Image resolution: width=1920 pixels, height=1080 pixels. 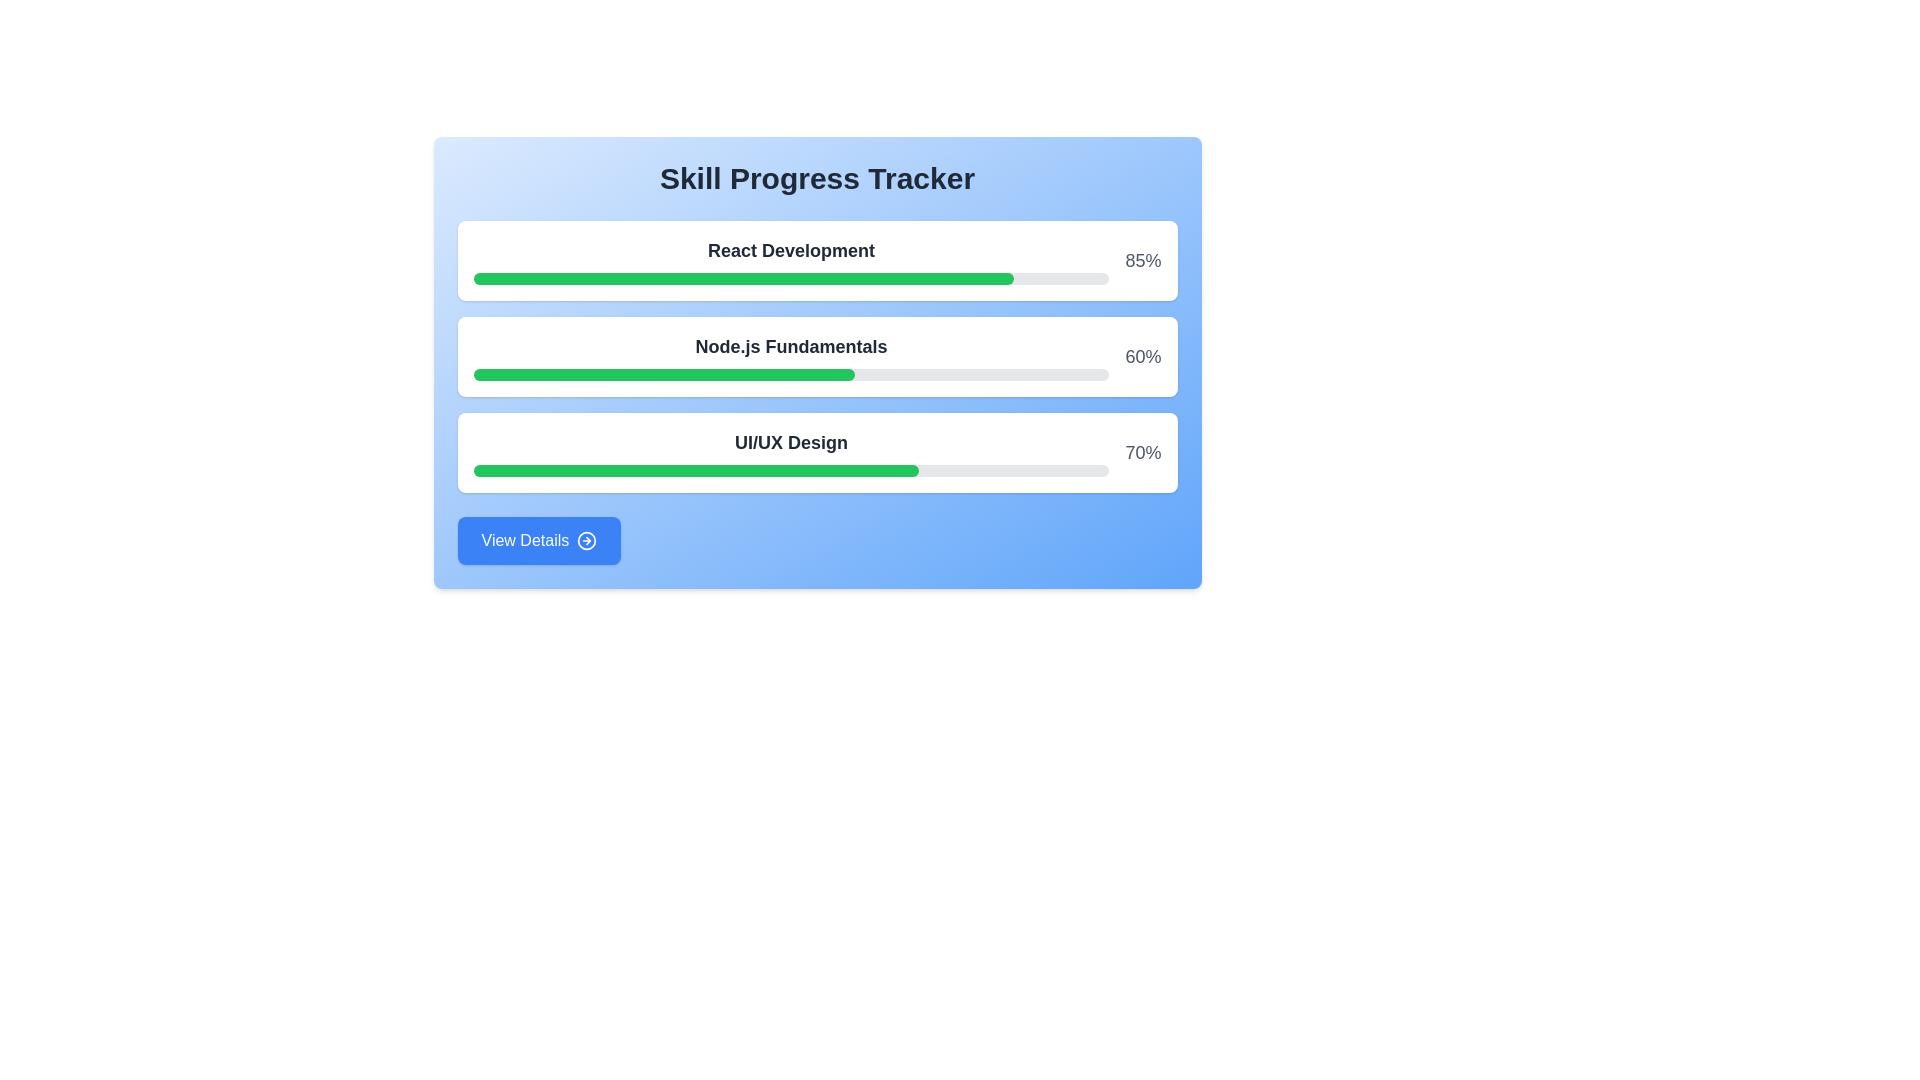 What do you see at coordinates (790, 442) in the screenshot?
I see `the Text Label that identifies the progress section for the UI/UX Design skill, located in the third section of the progress tracker, above the green progress bar` at bounding box center [790, 442].